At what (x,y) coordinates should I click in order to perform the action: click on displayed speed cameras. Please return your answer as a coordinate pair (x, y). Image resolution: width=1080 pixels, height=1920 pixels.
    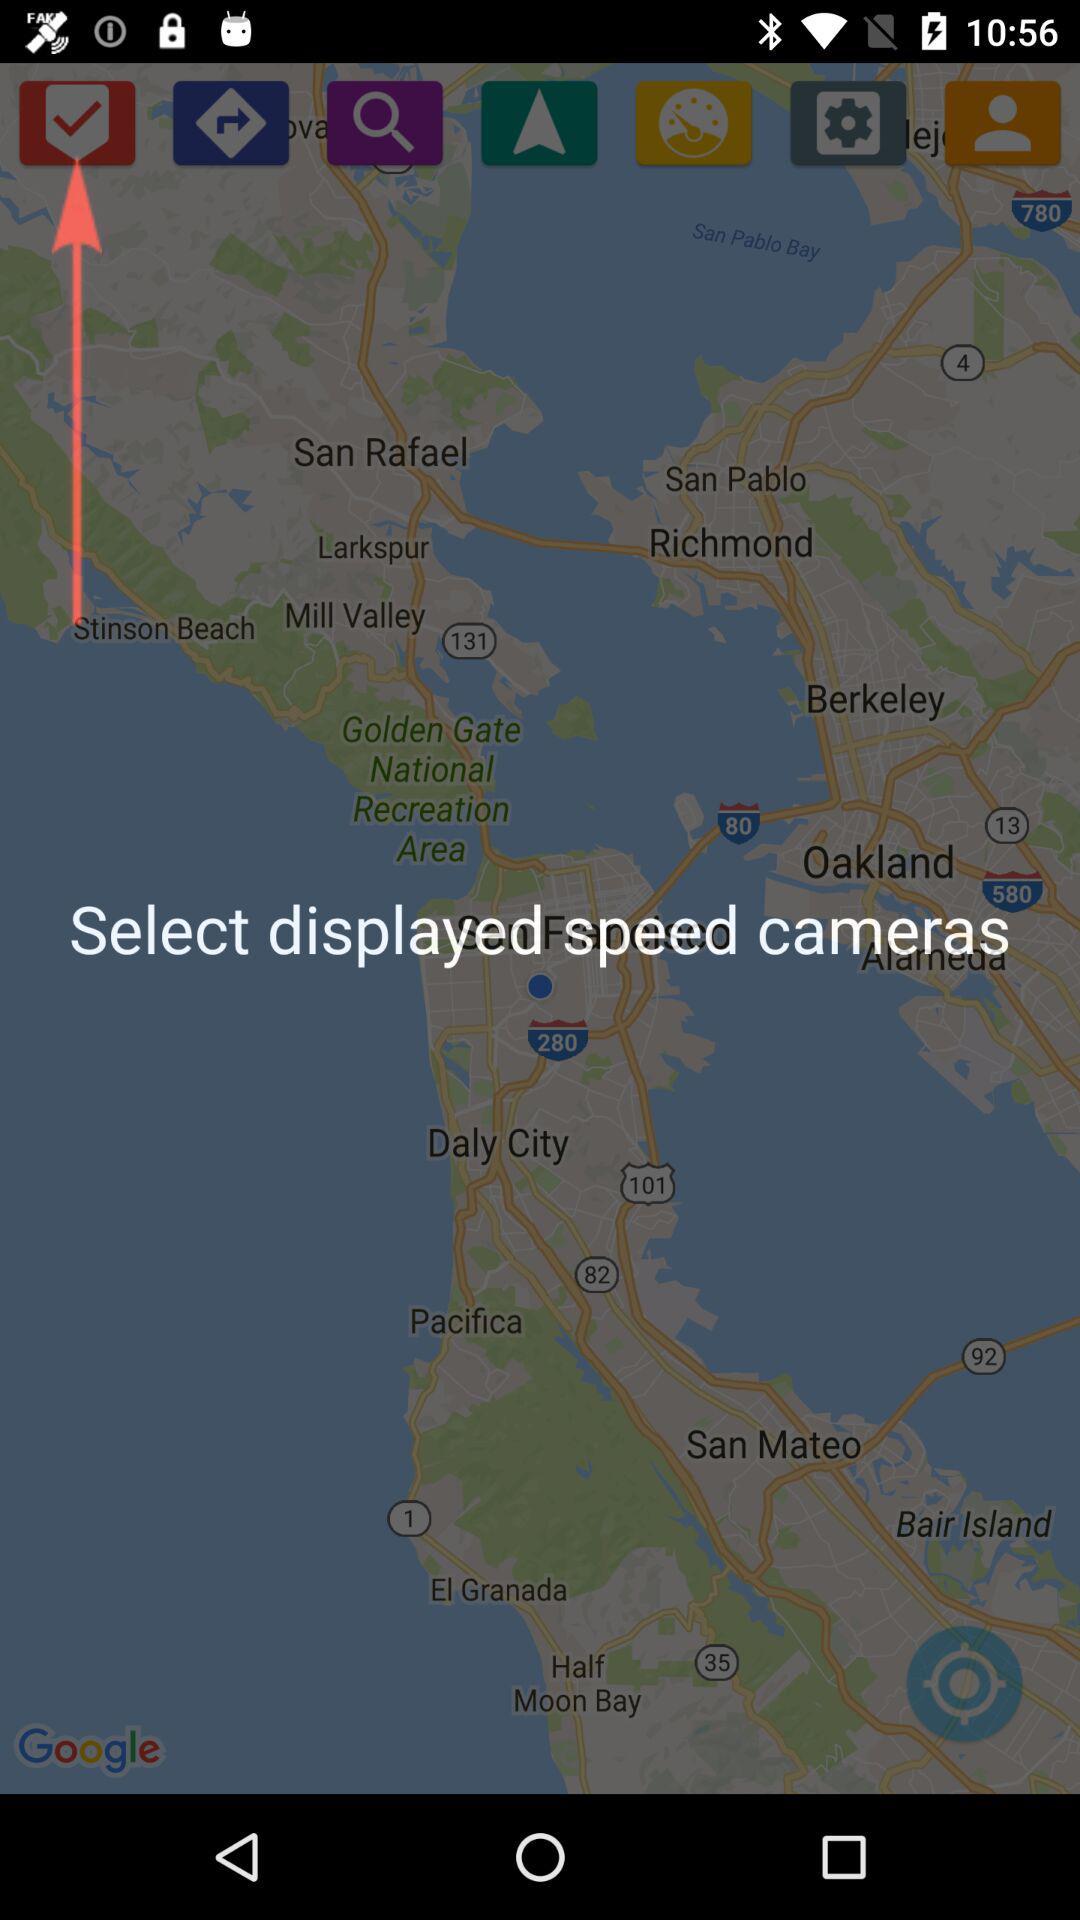
    Looking at the image, I should click on (75, 121).